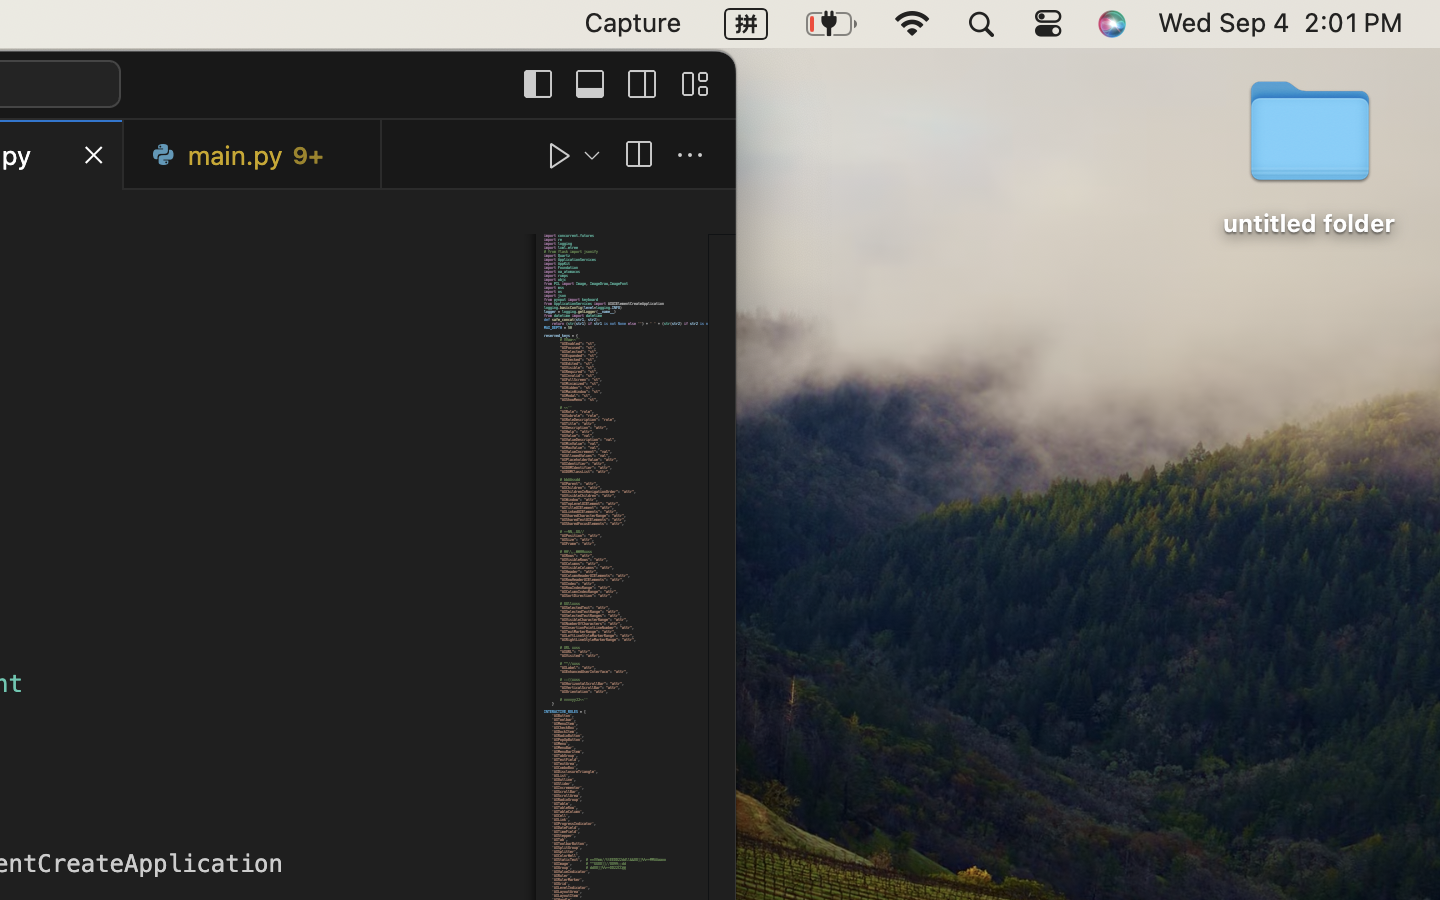 The height and width of the screenshot is (900, 1440). What do you see at coordinates (589, 82) in the screenshot?
I see `''` at bounding box center [589, 82].